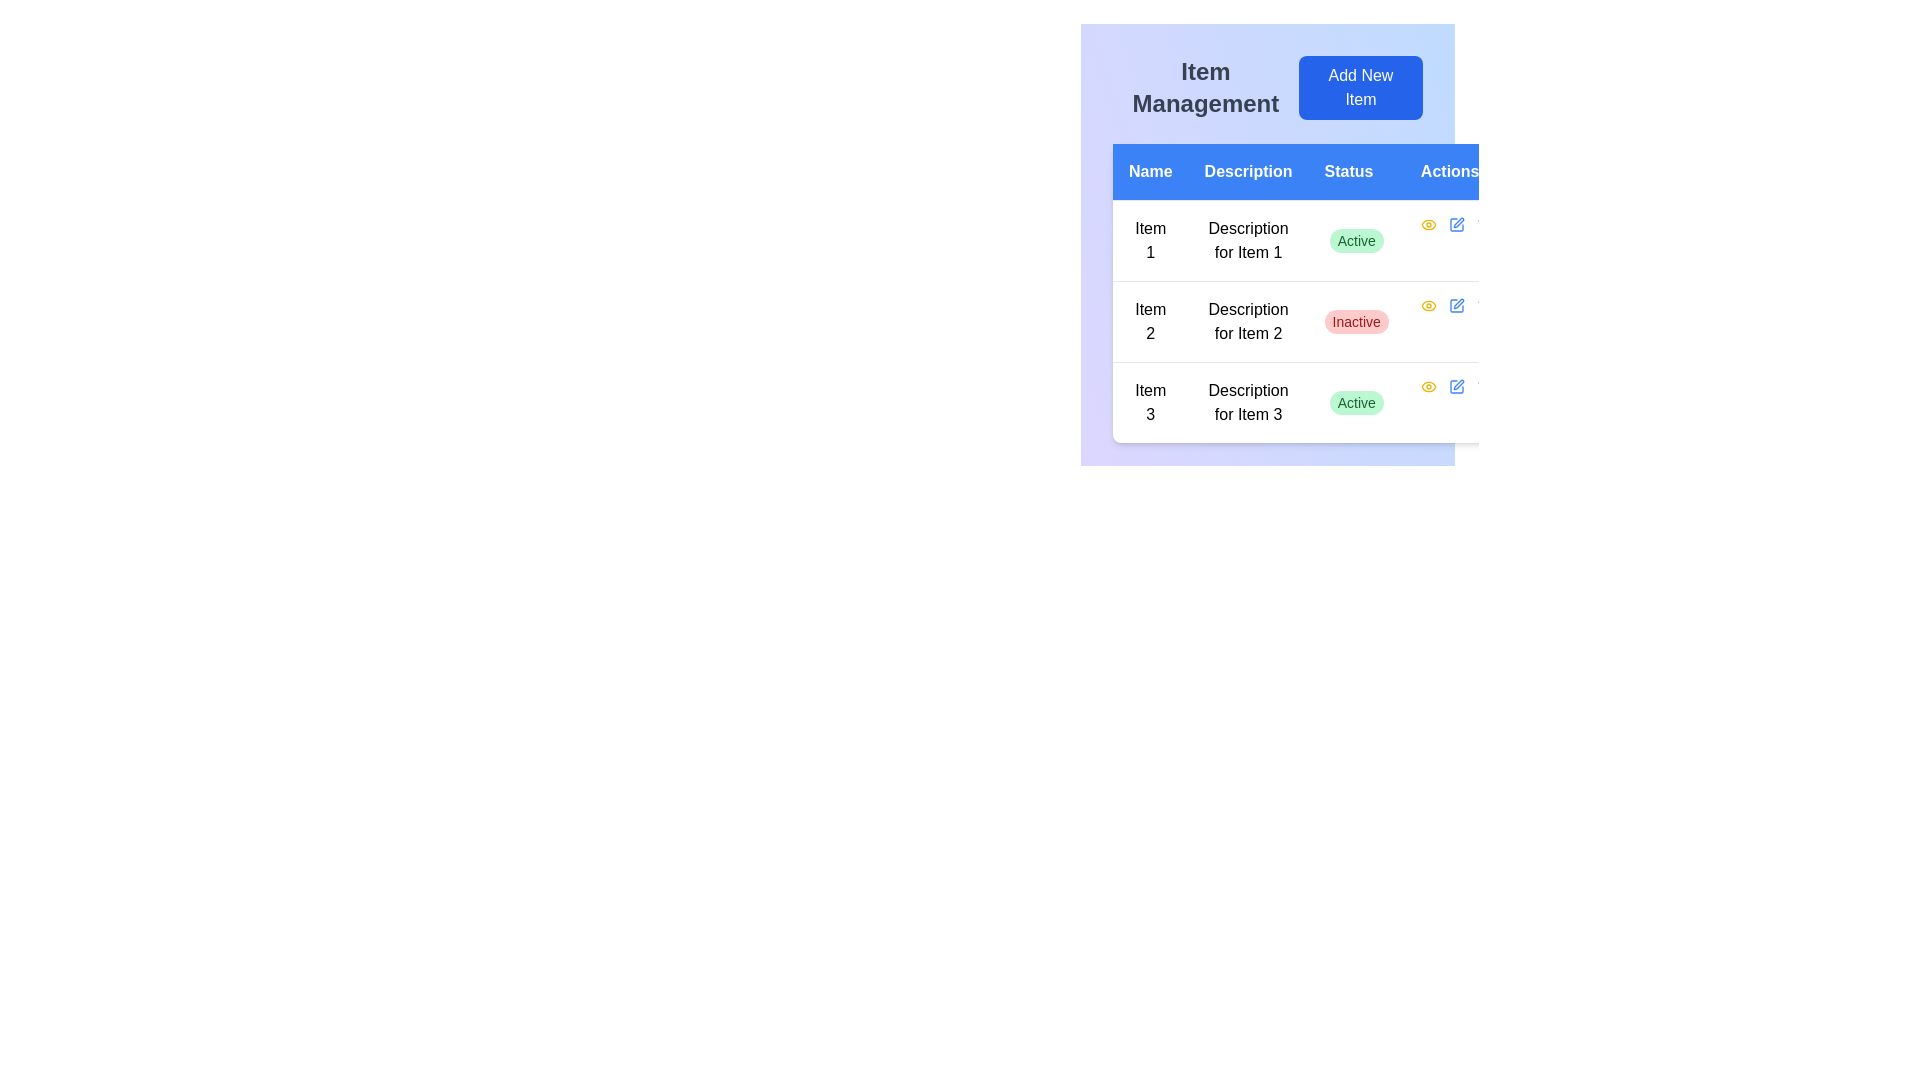 The image size is (1920, 1080). What do you see at coordinates (1456, 386) in the screenshot?
I see `the 'Edit' icon button in the 'Actions' column of the last row in the table` at bounding box center [1456, 386].